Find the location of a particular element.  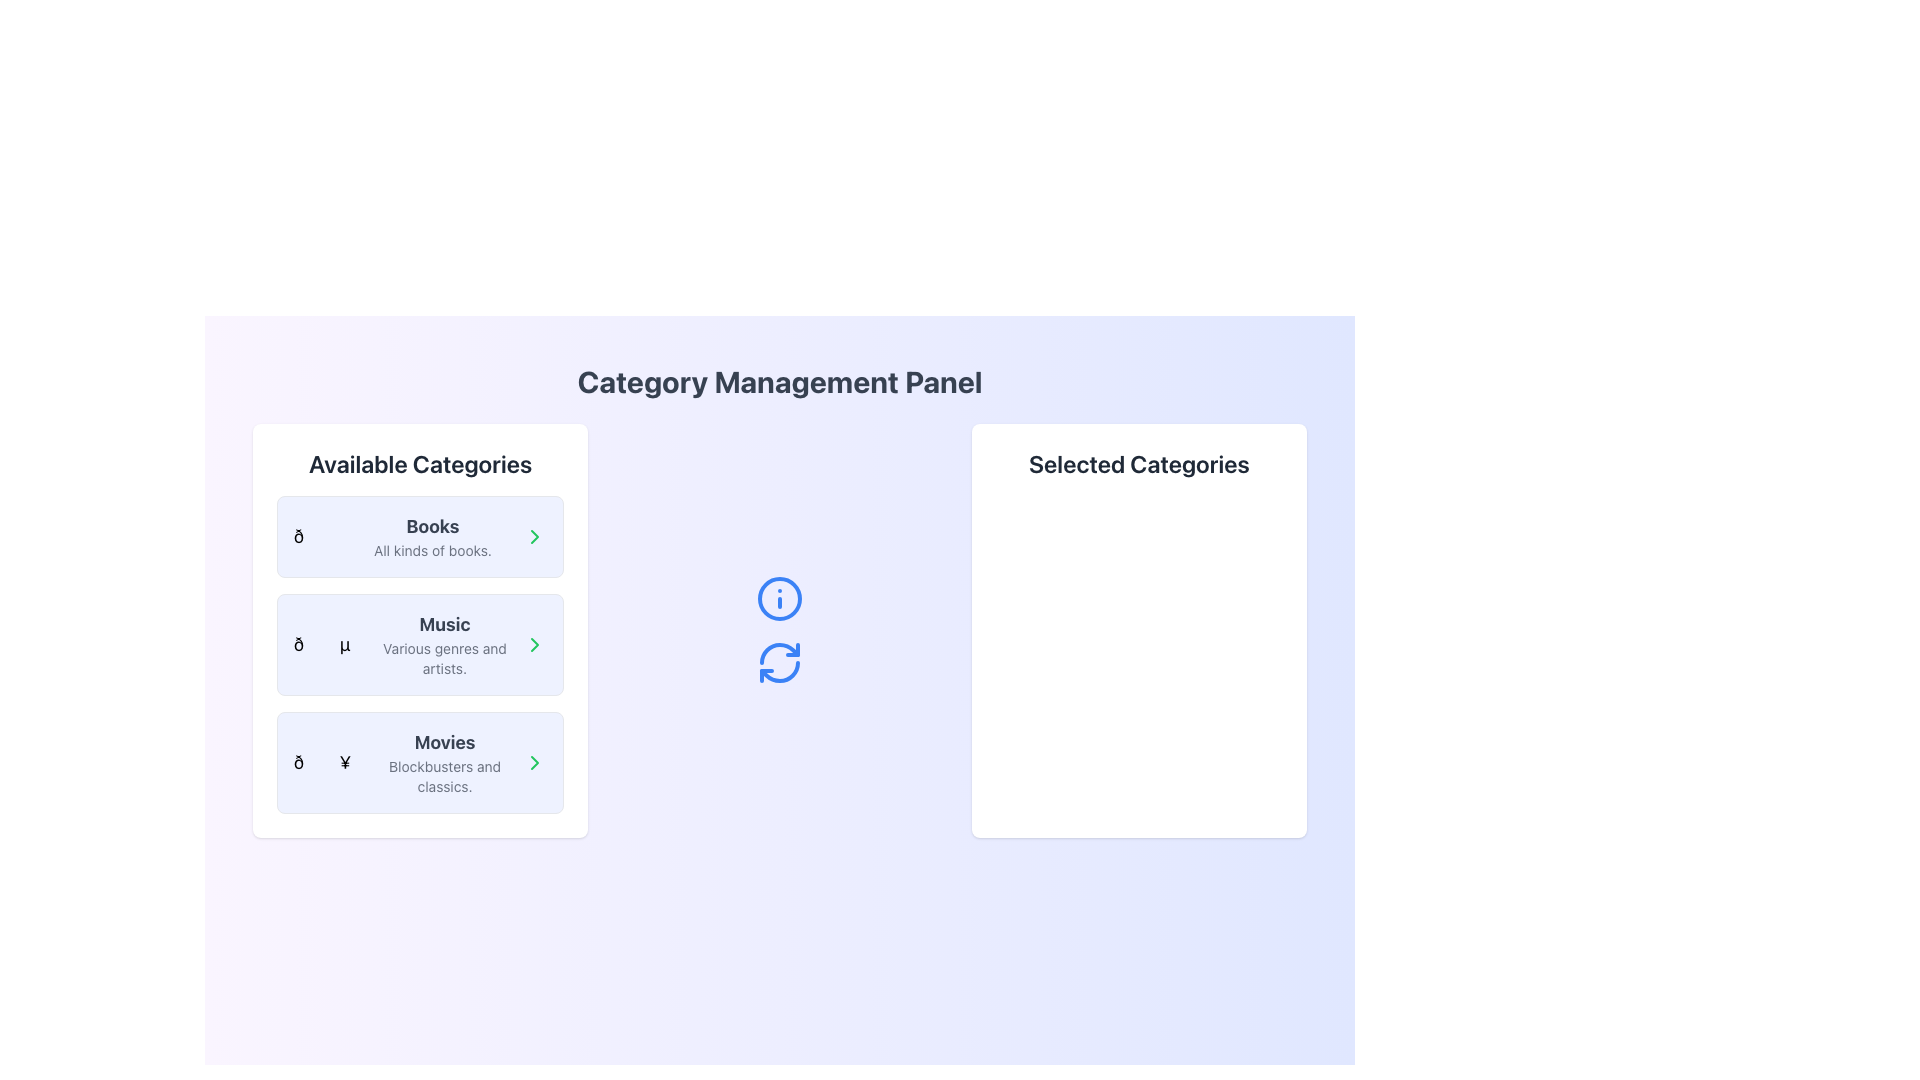

the information indicator icon located centrally below the 'Category Management Panel' heading, which is the first of two vertically stacked icons is located at coordinates (778, 597).